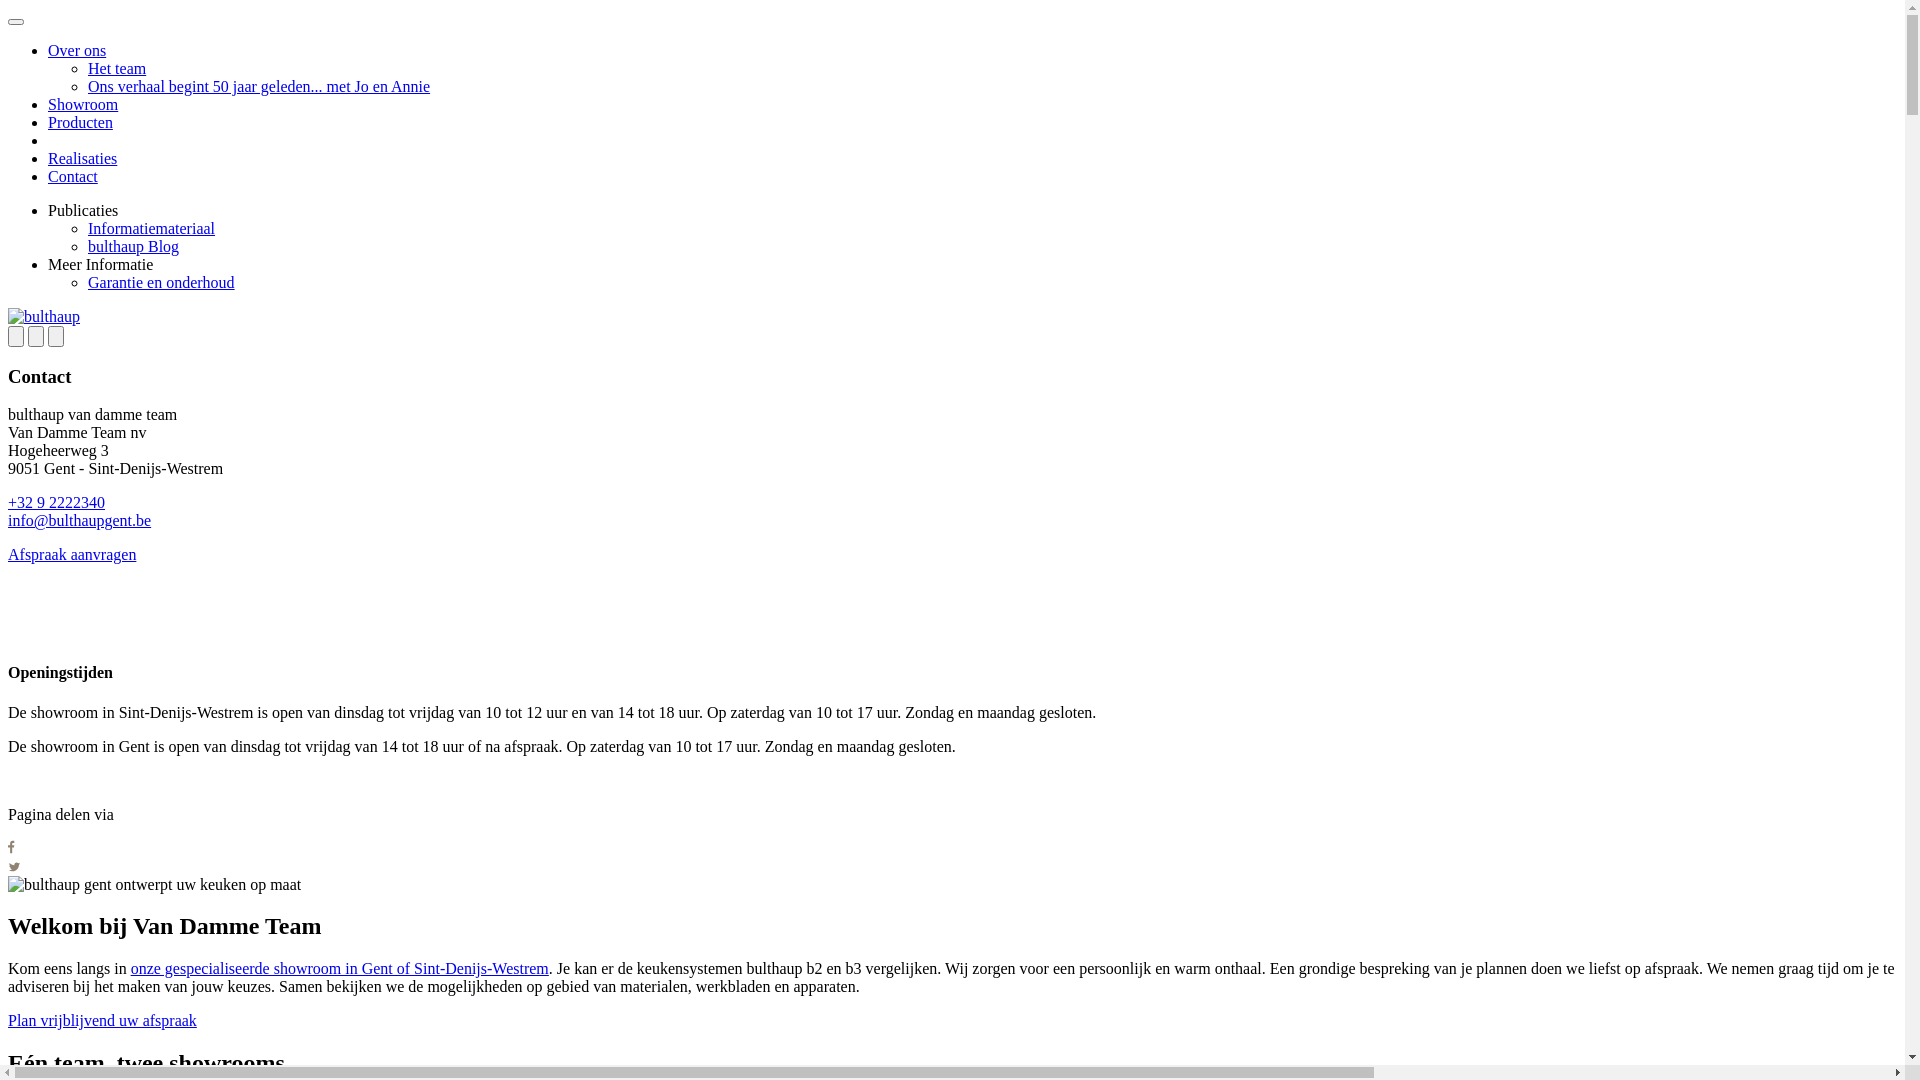 This screenshot has height=1080, width=1920. What do you see at coordinates (72, 554) in the screenshot?
I see `'Afspraak aanvragen'` at bounding box center [72, 554].